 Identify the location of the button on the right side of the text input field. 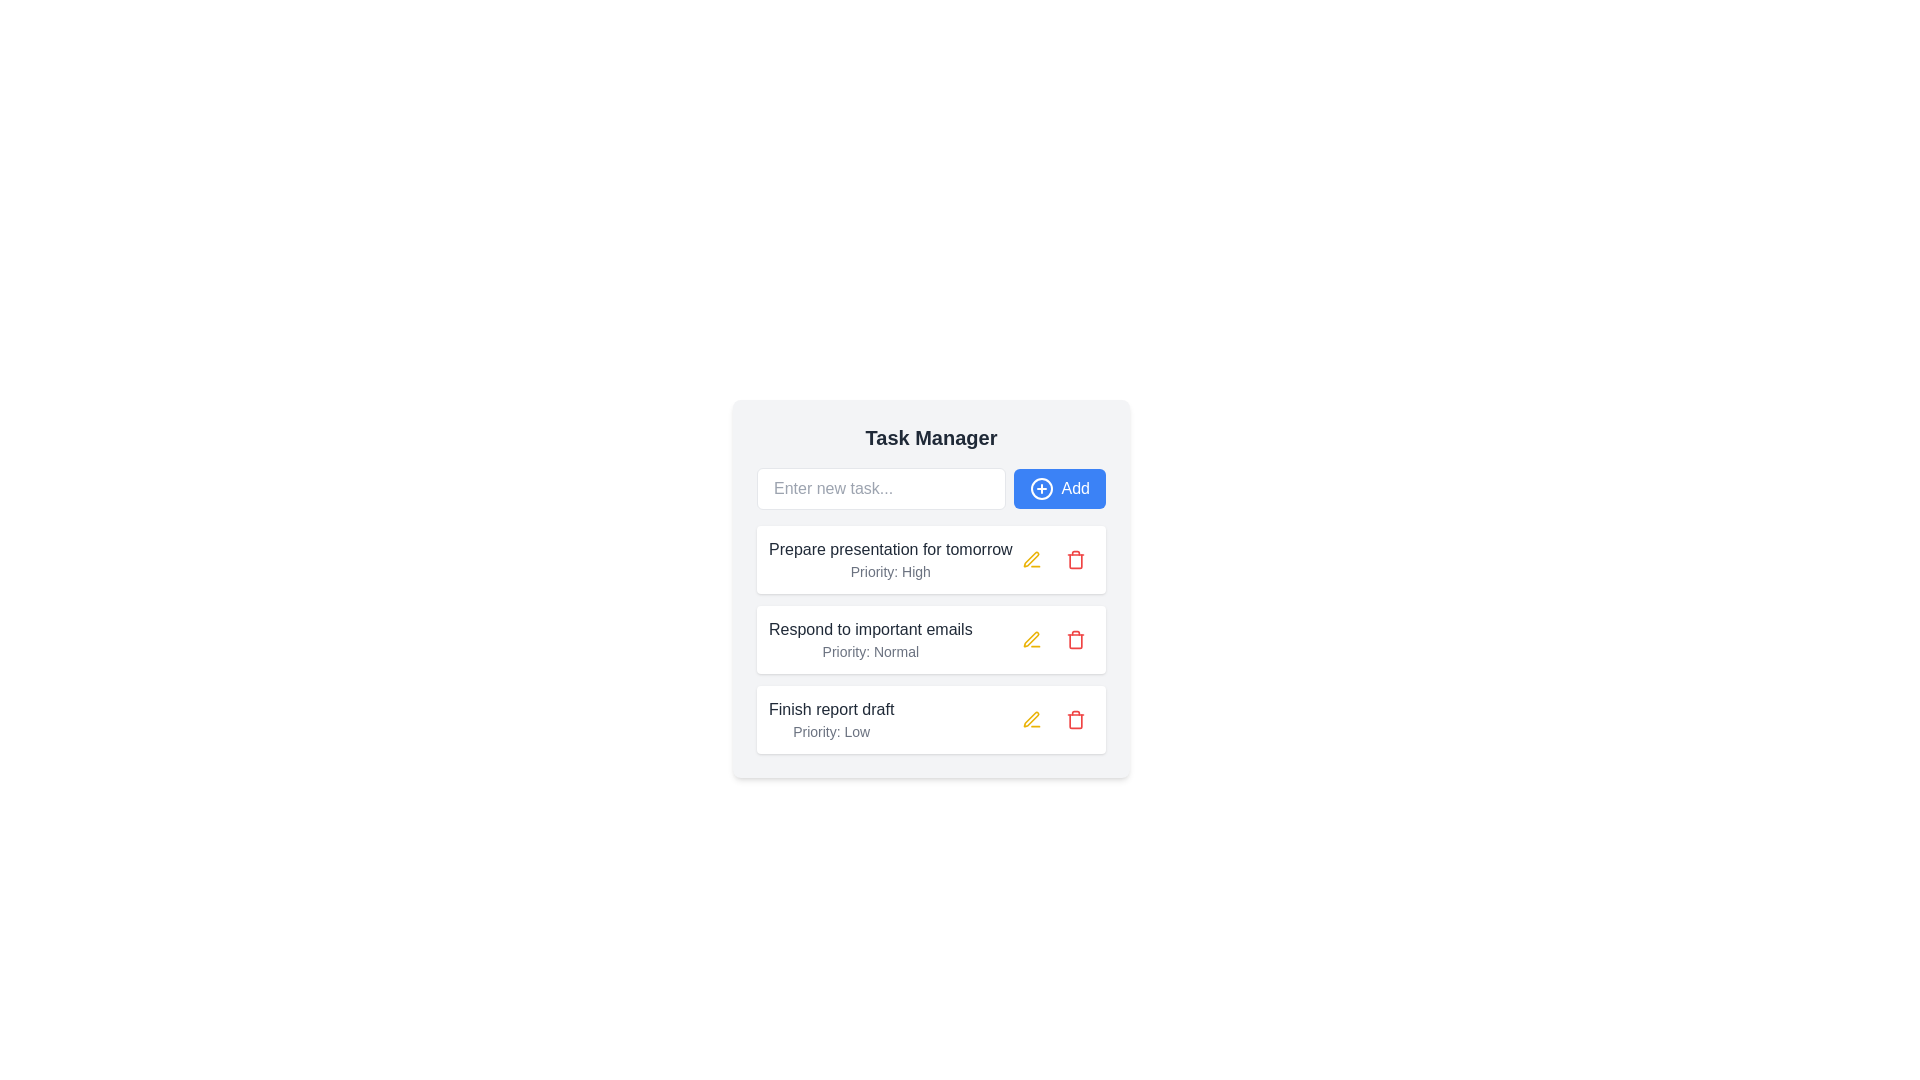
(1058, 489).